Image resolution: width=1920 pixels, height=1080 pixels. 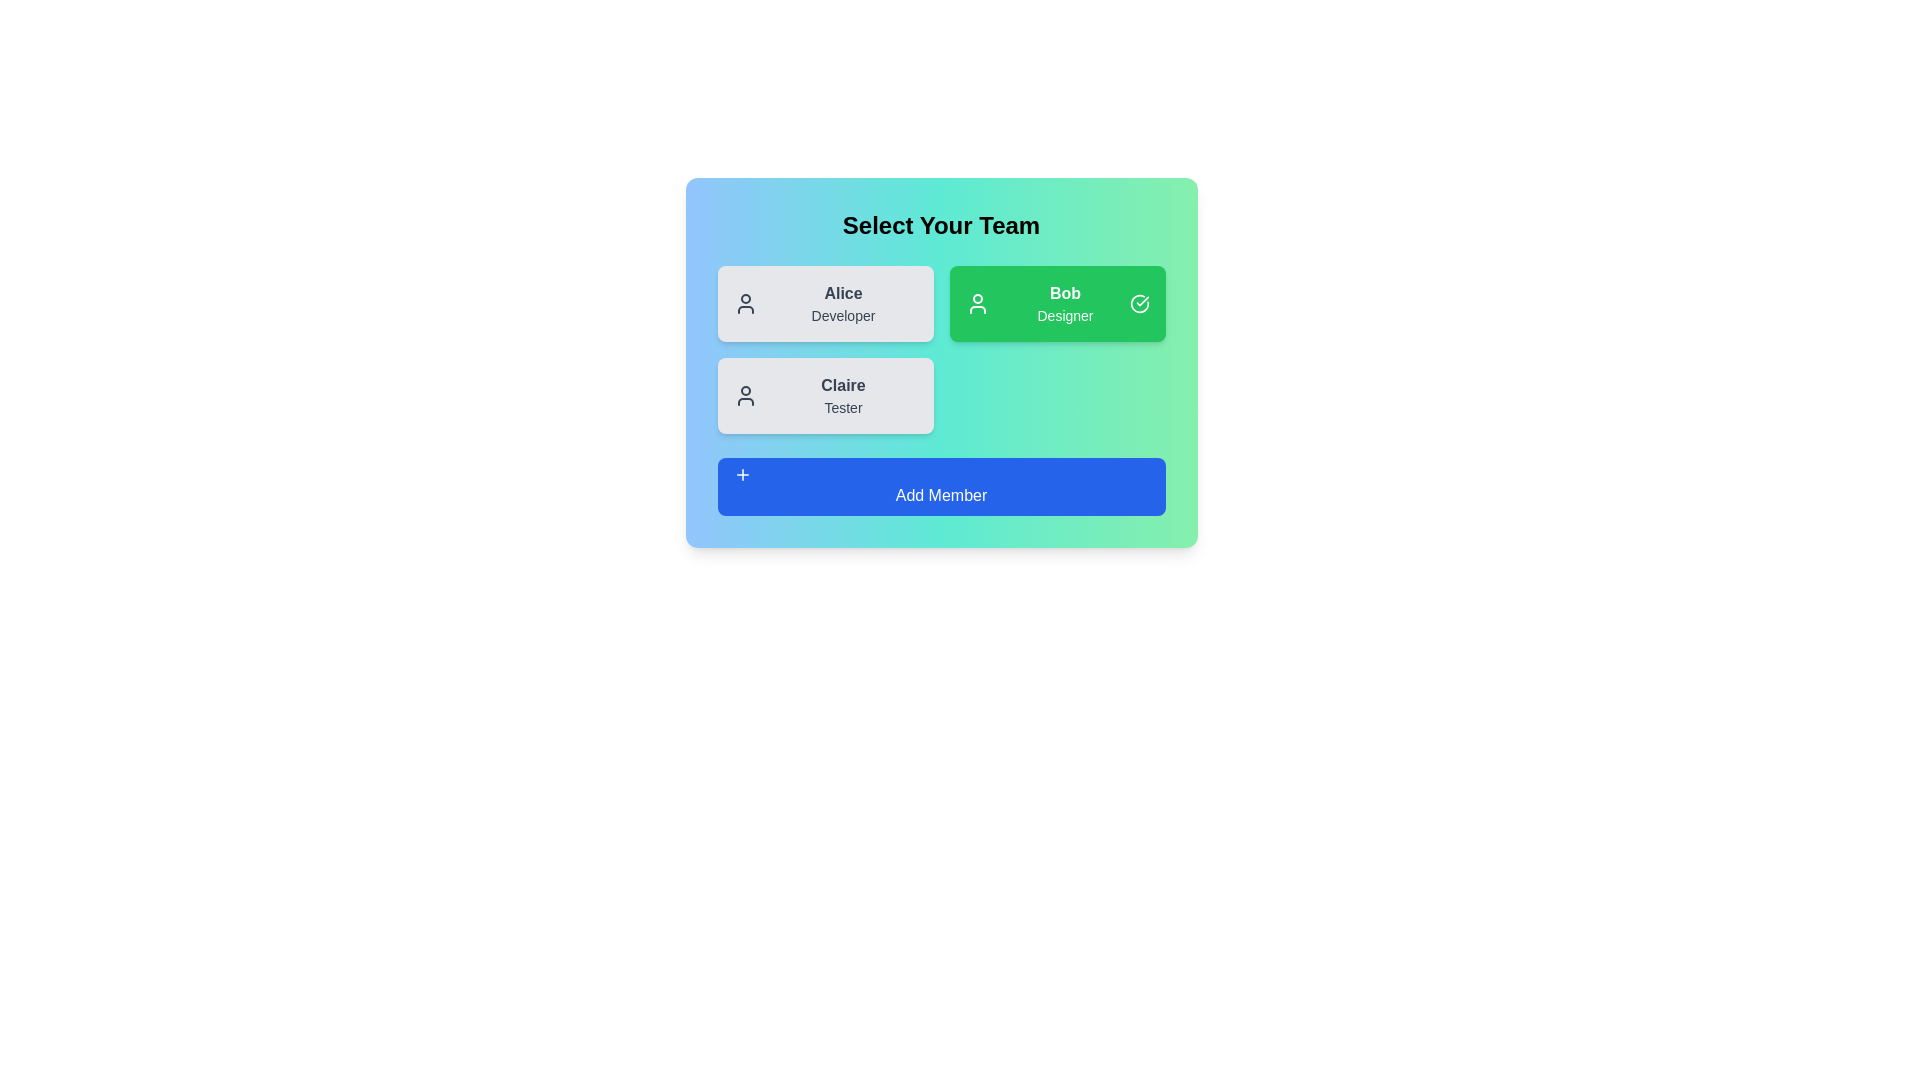 I want to click on the card of team member Bob, so click(x=1056, y=304).